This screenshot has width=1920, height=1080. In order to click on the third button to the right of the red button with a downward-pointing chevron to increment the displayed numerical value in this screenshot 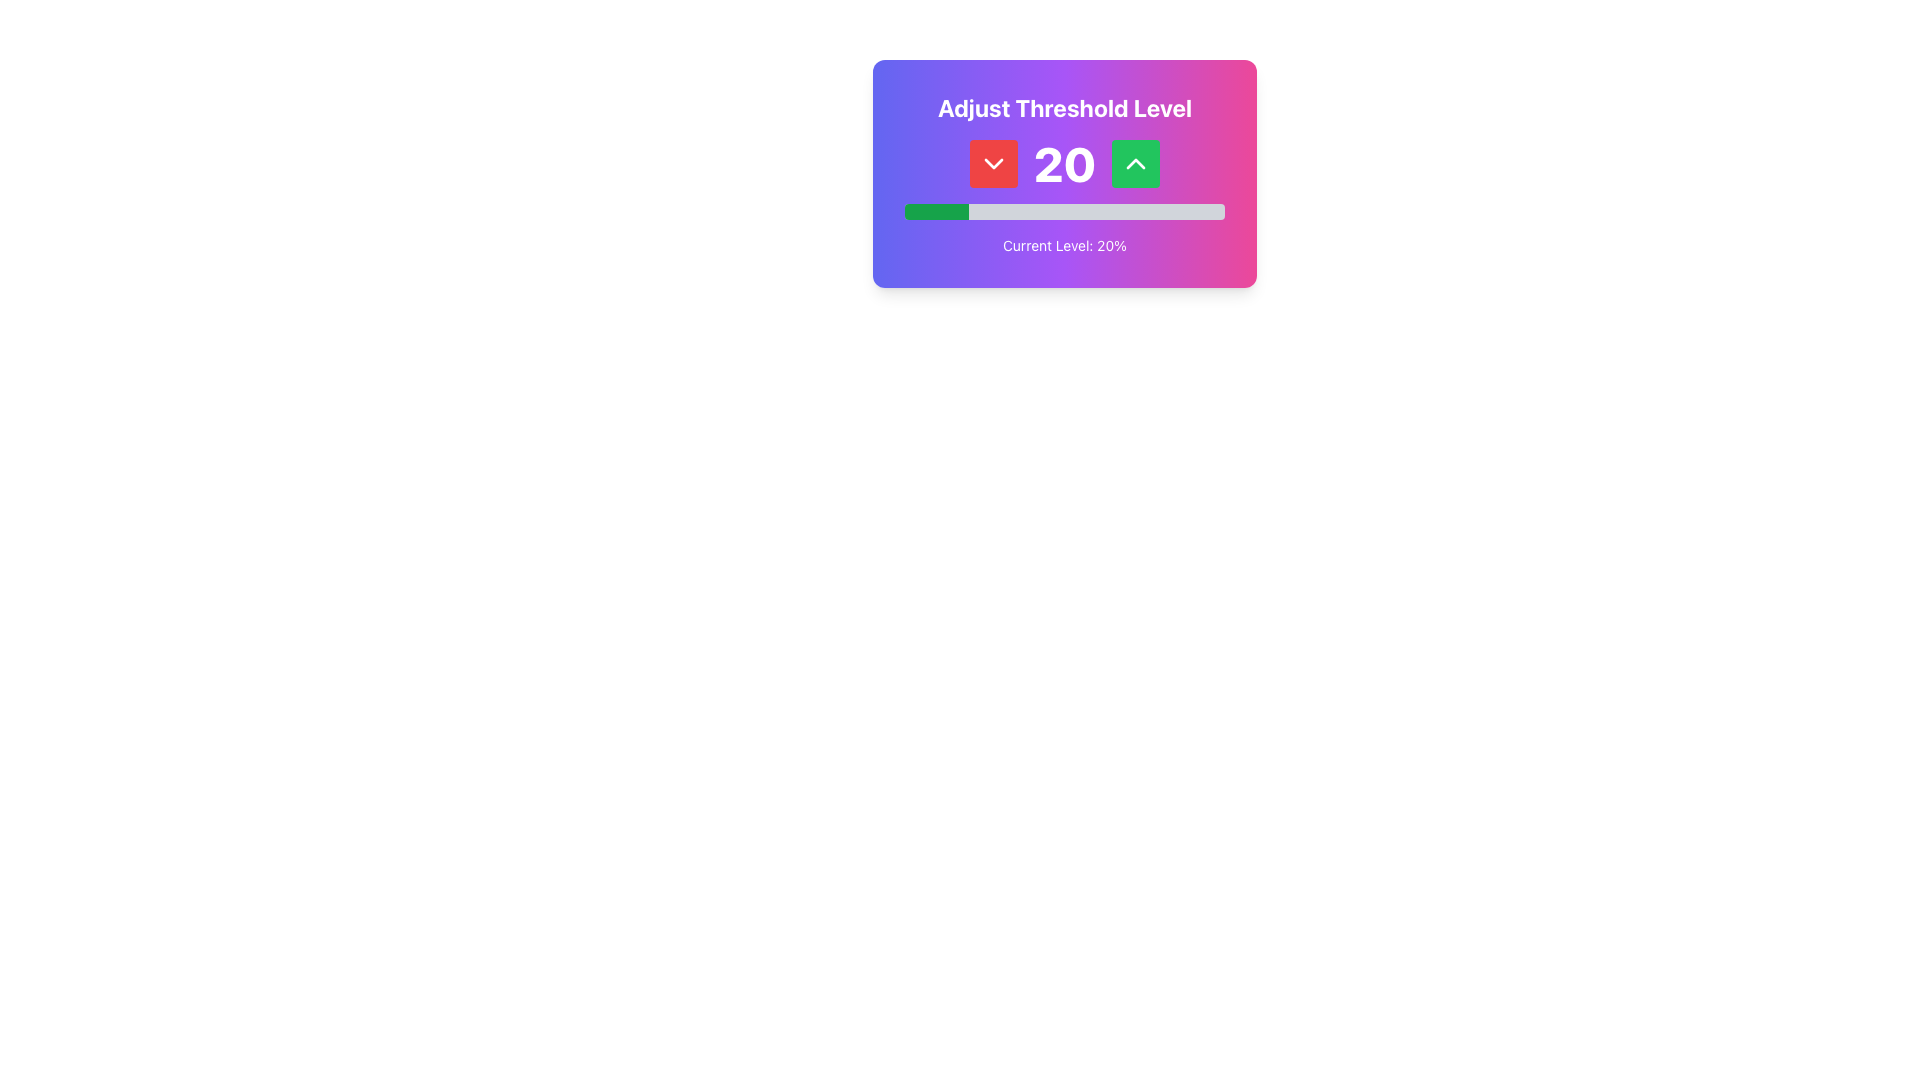, I will do `click(1136, 163)`.